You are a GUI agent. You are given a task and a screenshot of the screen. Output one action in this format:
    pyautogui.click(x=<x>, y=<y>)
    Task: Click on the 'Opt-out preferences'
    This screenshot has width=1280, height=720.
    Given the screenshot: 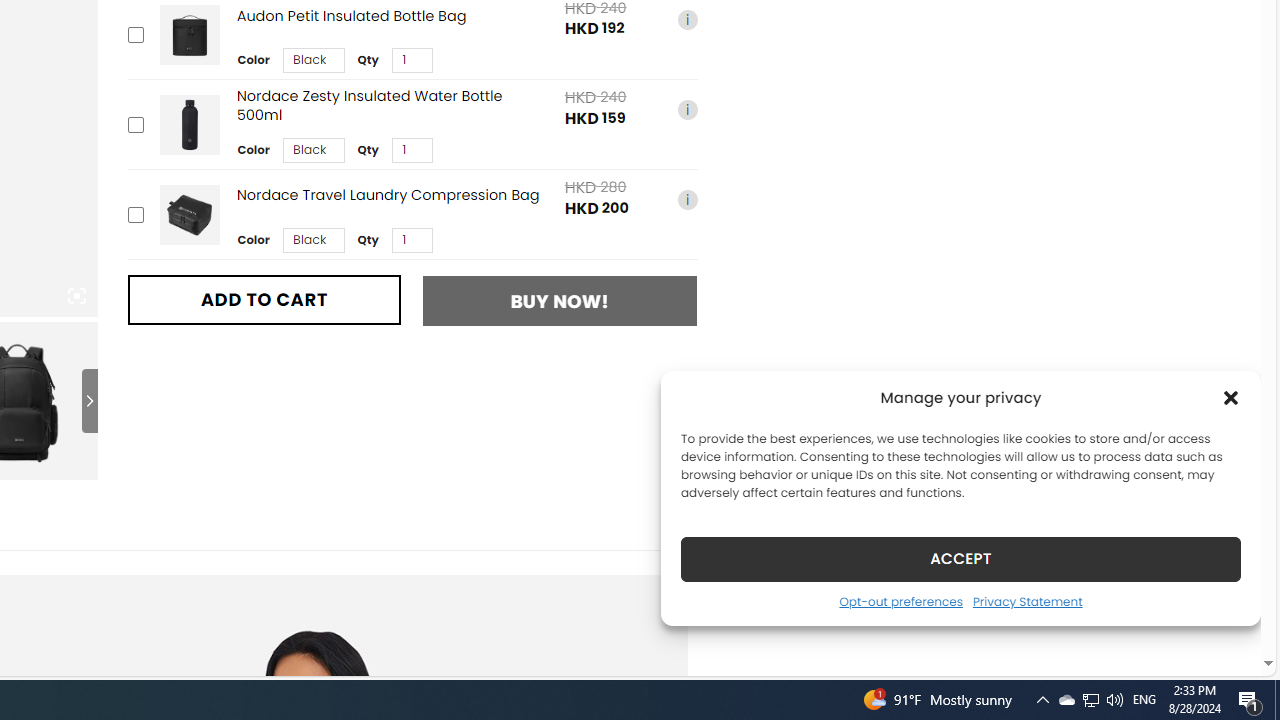 What is the action you would take?
    pyautogui.click(x=899, y=600)
    